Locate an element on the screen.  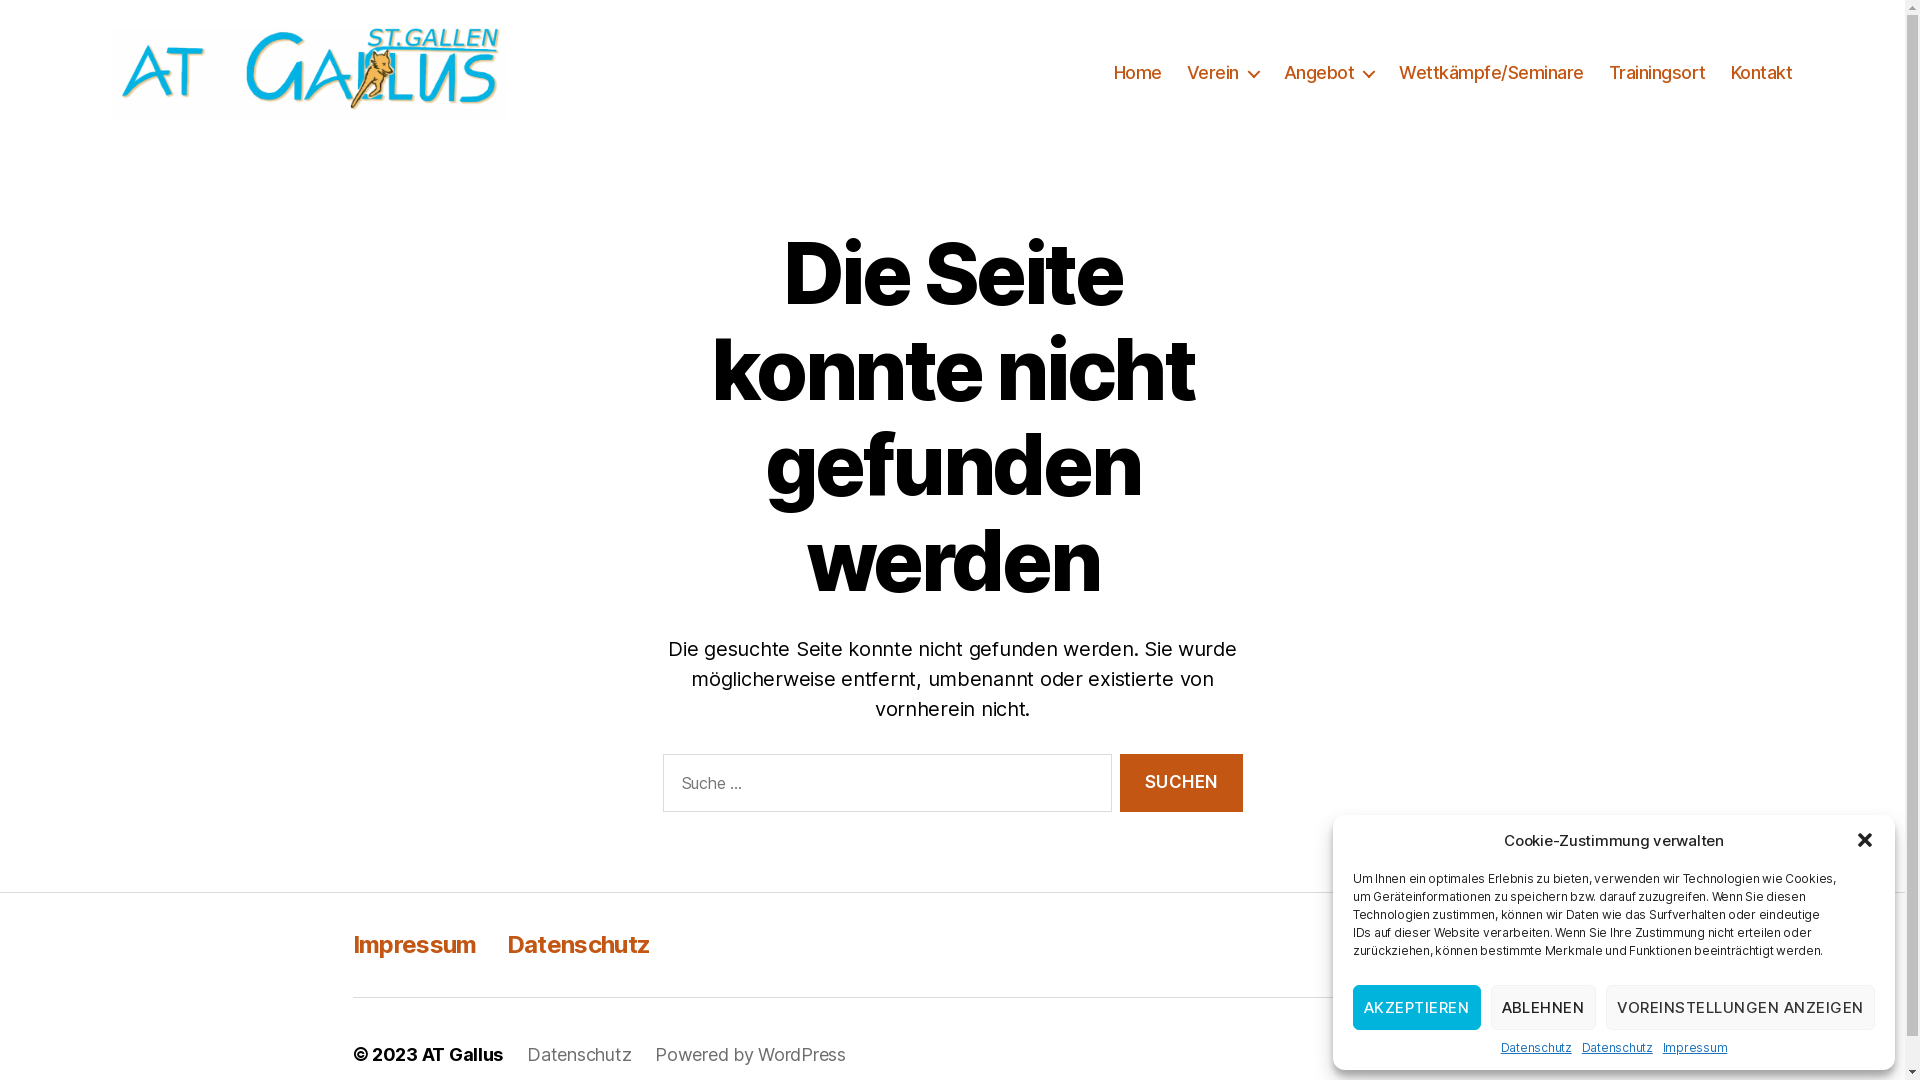
'Datenschutz' is located at coordinates (507, 944).